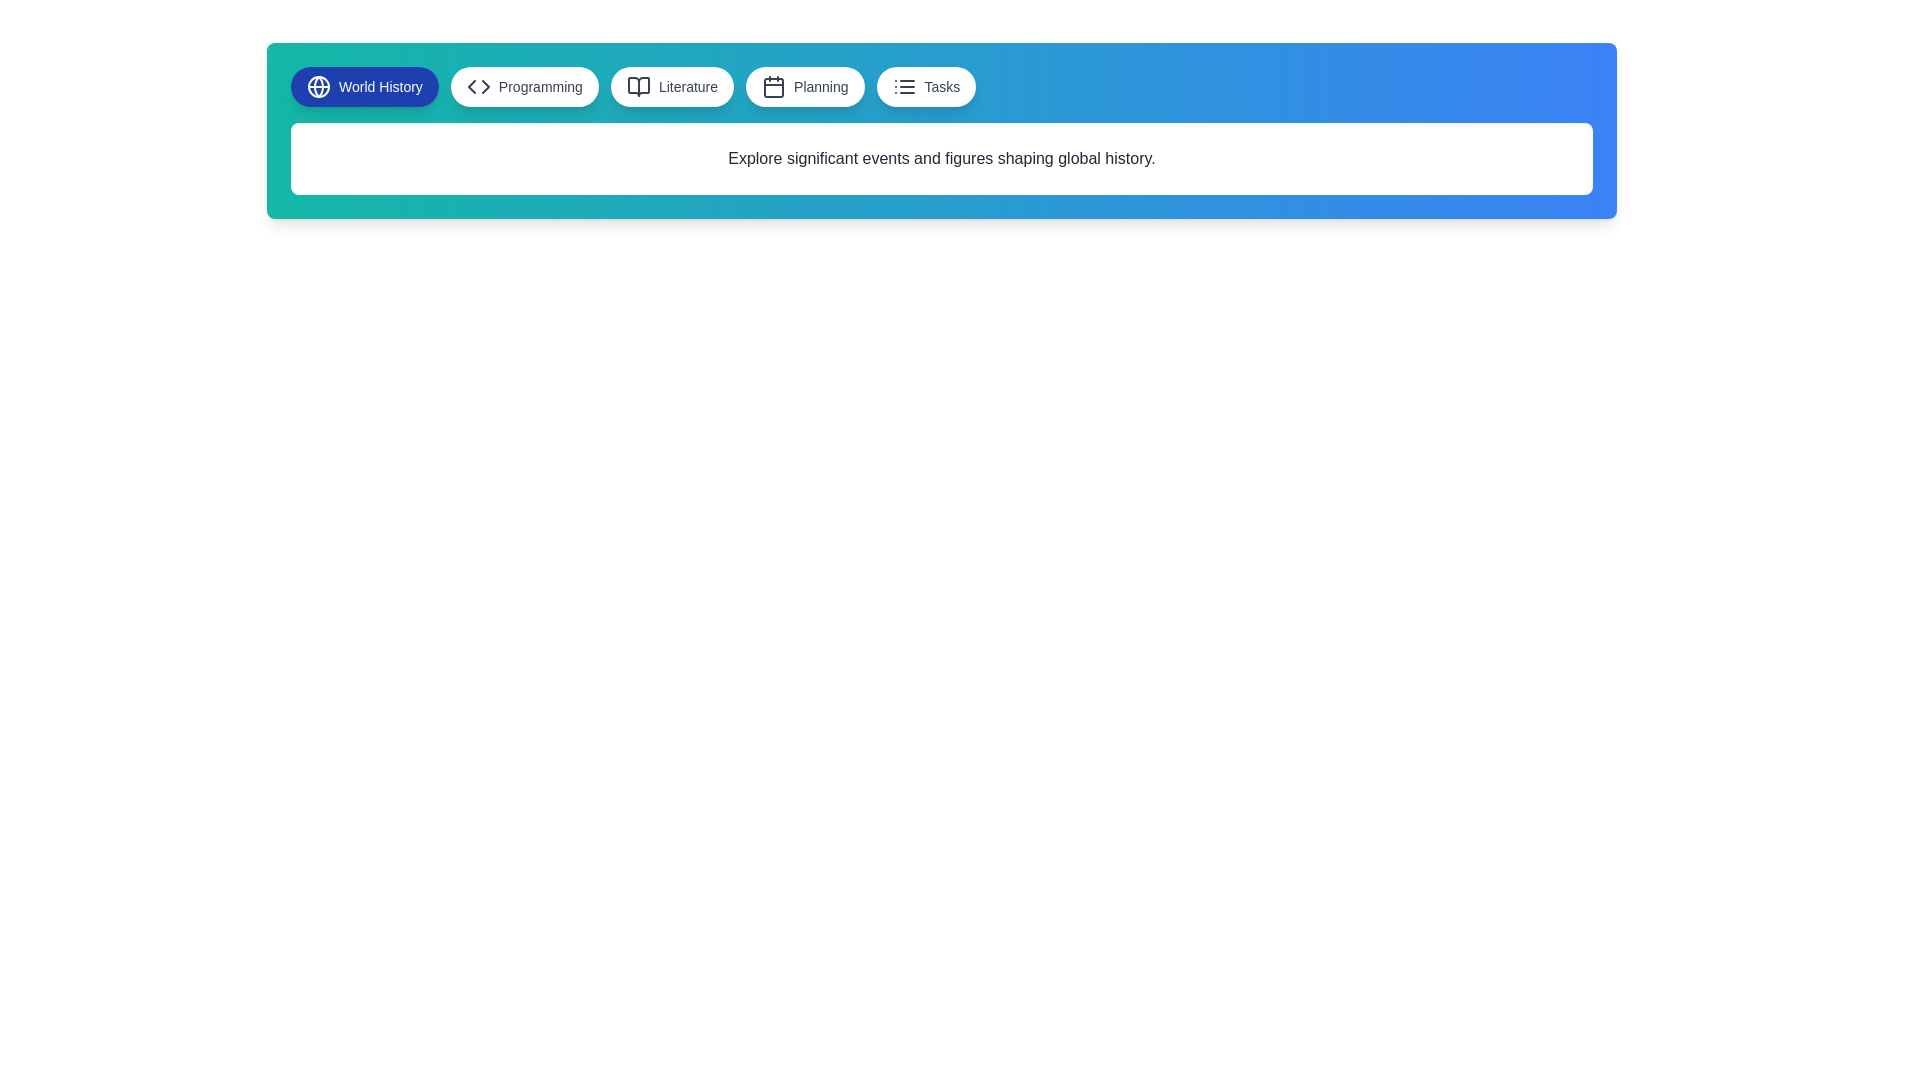 This screenshot has width=1920, height=1080. I want to click on the tab labeled Programming to view its content, so click(524, 86).